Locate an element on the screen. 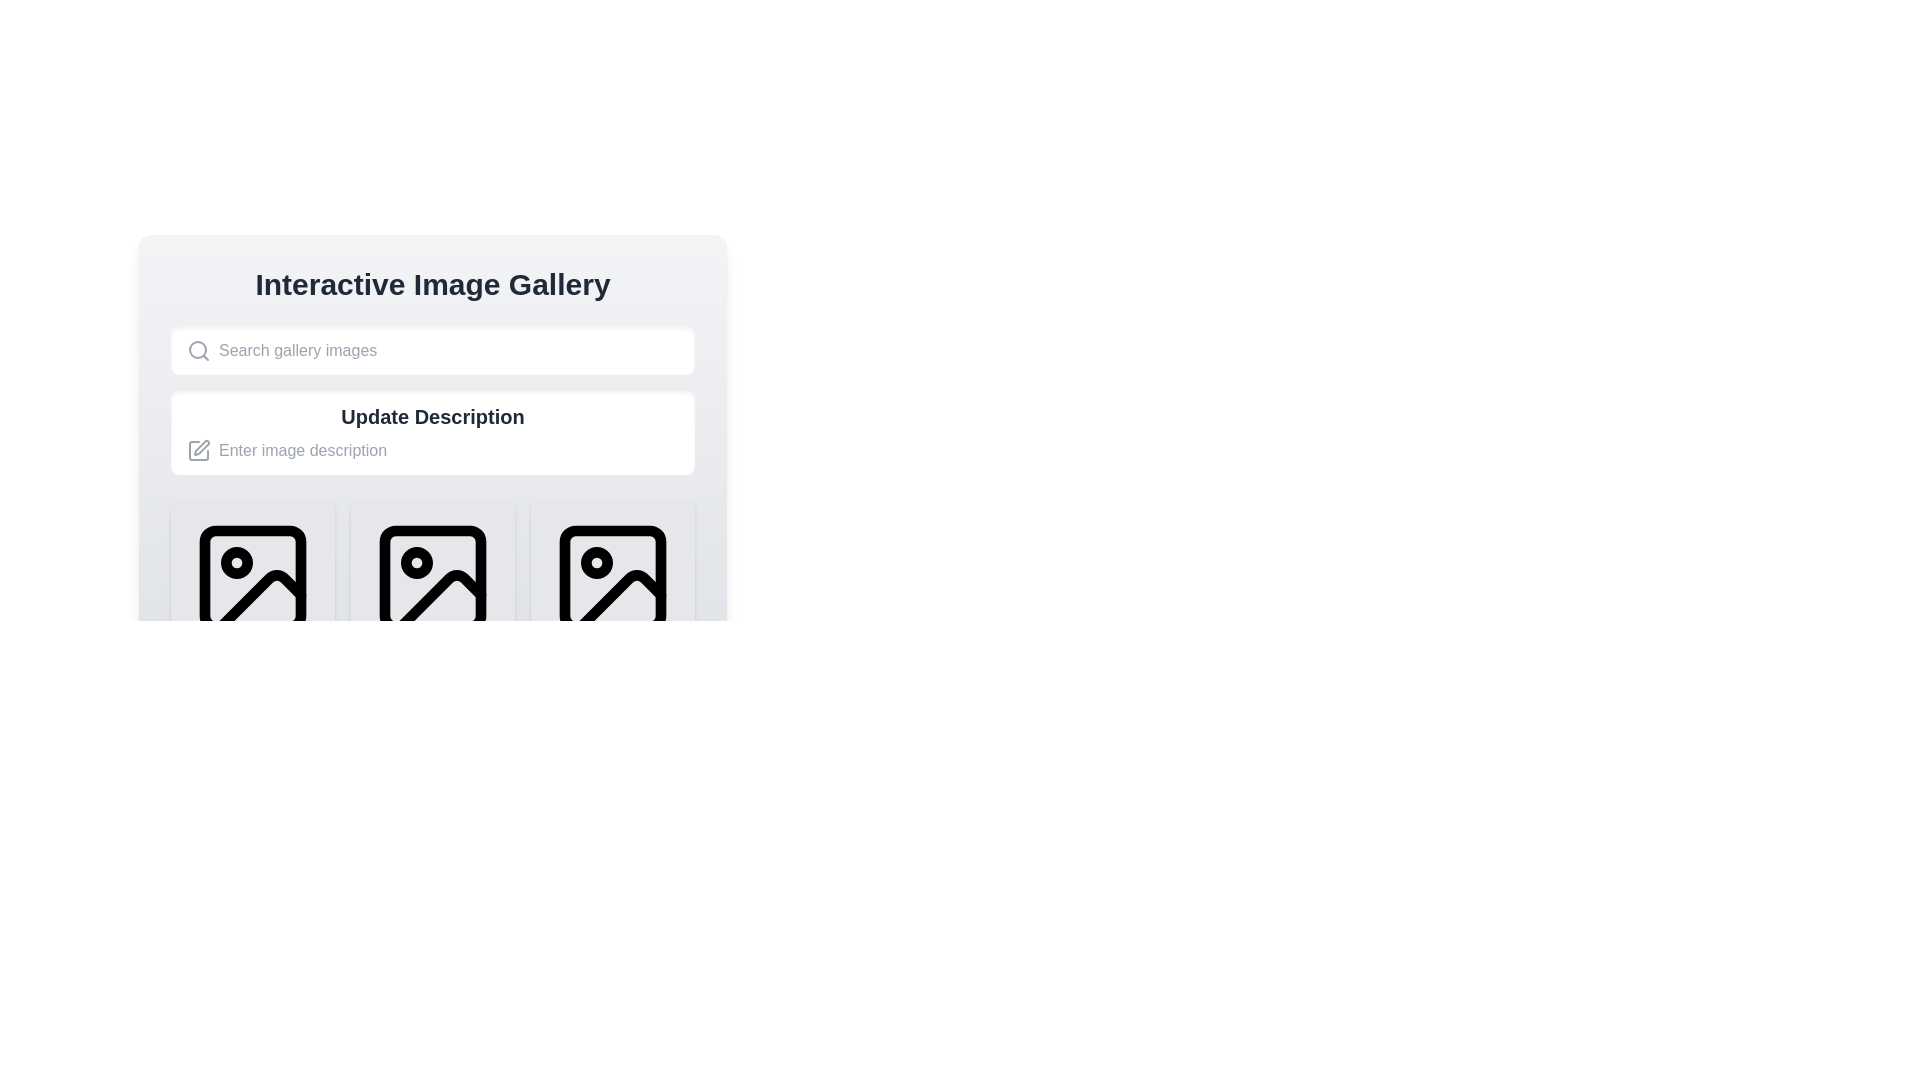 The height and width of the screenshot is (1080, 1920). the small rectangle with rounded corners located in the top-left segment of the photo icon below 'Interactive Image Gallery' is located at coordinates (252, 578).